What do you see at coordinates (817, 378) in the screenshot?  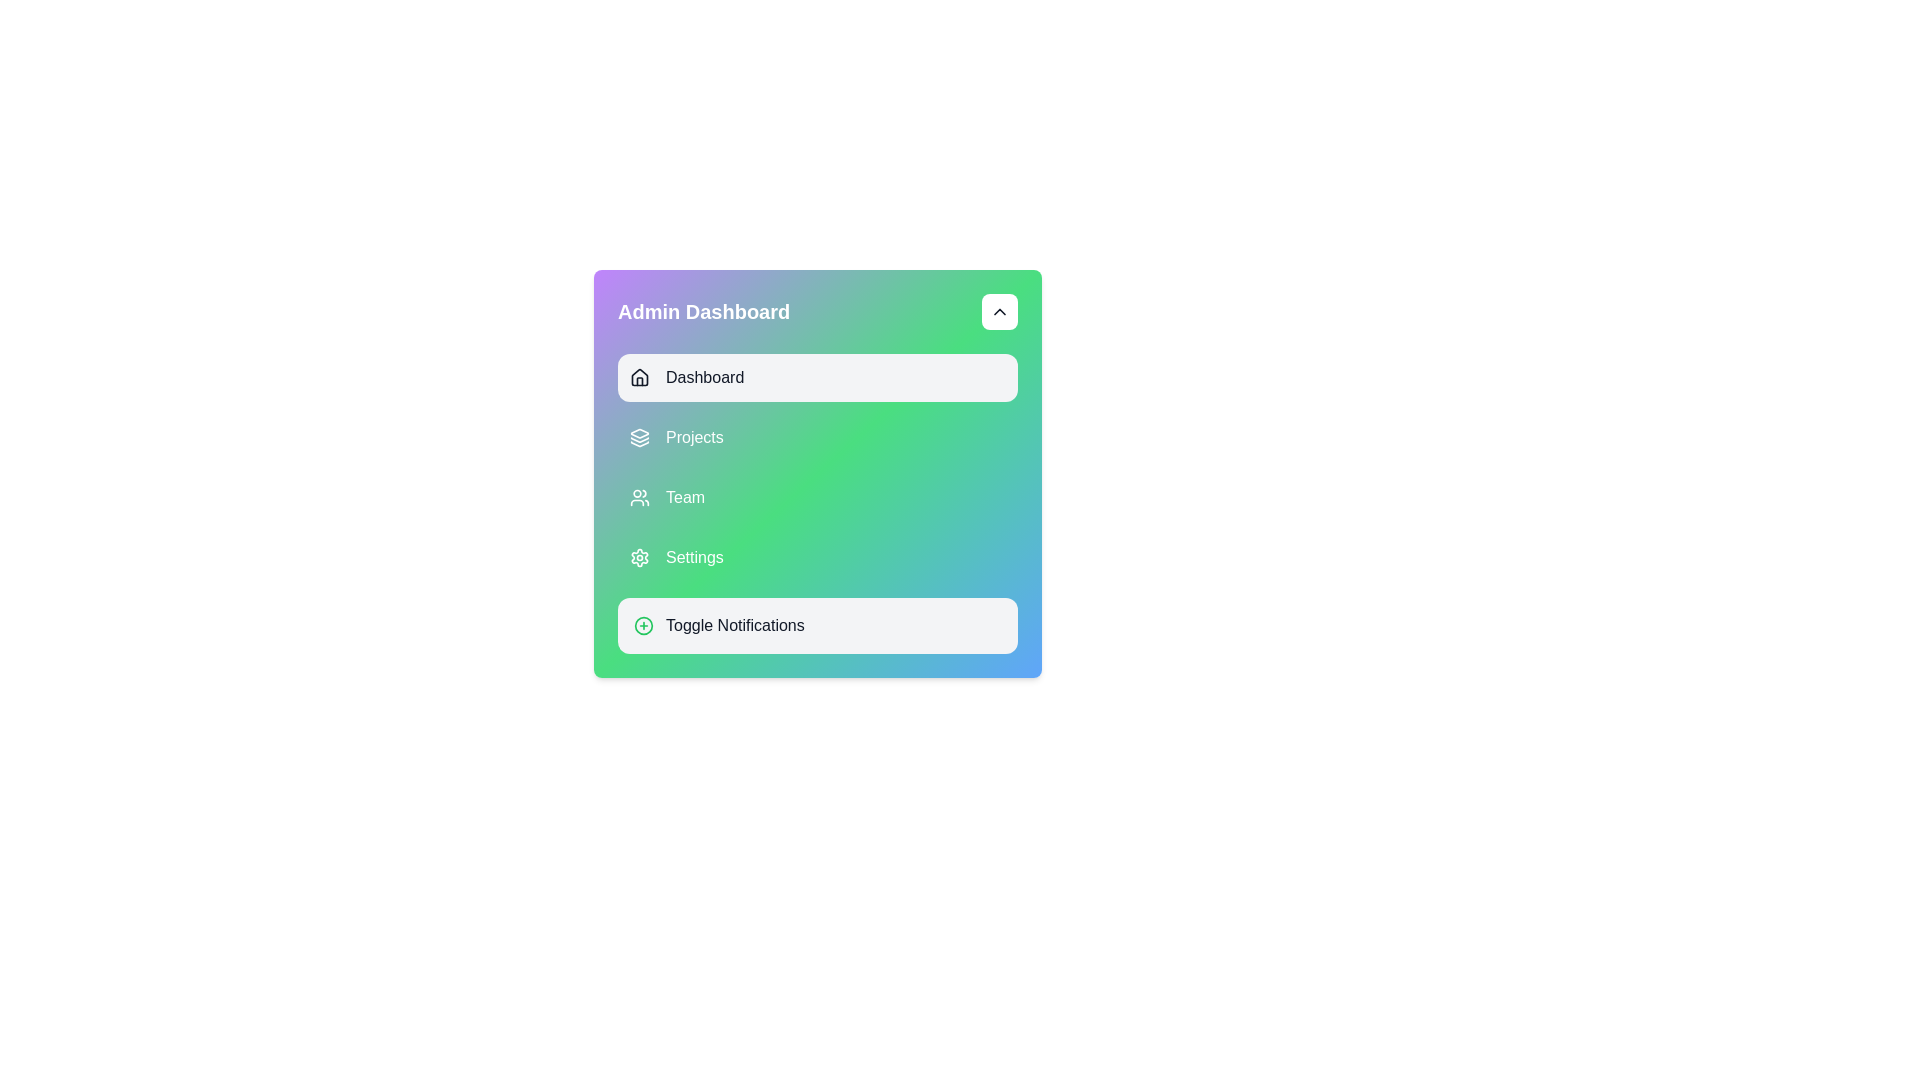 I see `the 'Dashboard' tab in the sidebar menu` at bounding box center [817, 378].